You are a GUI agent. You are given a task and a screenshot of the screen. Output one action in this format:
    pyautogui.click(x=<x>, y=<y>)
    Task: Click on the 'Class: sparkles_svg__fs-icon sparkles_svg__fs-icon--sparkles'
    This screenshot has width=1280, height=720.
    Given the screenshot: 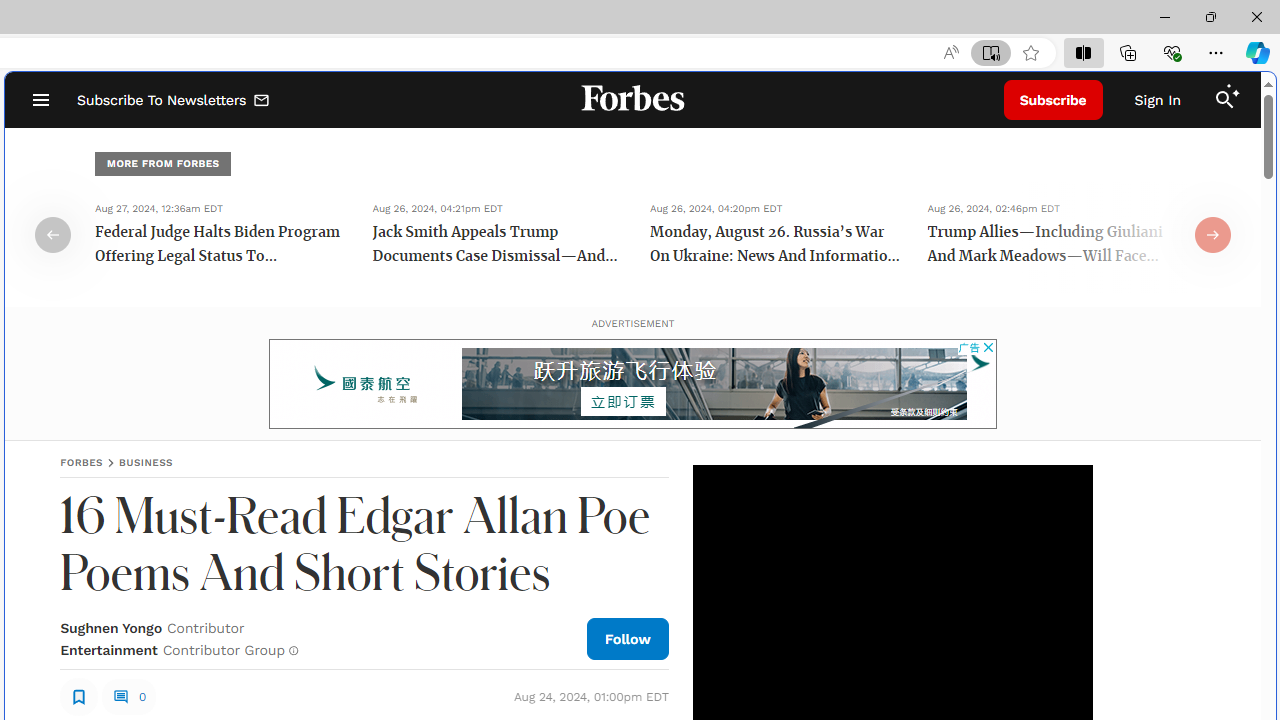 What is the action you would take?
    pyautogui.click(x=1232, y=91)
    